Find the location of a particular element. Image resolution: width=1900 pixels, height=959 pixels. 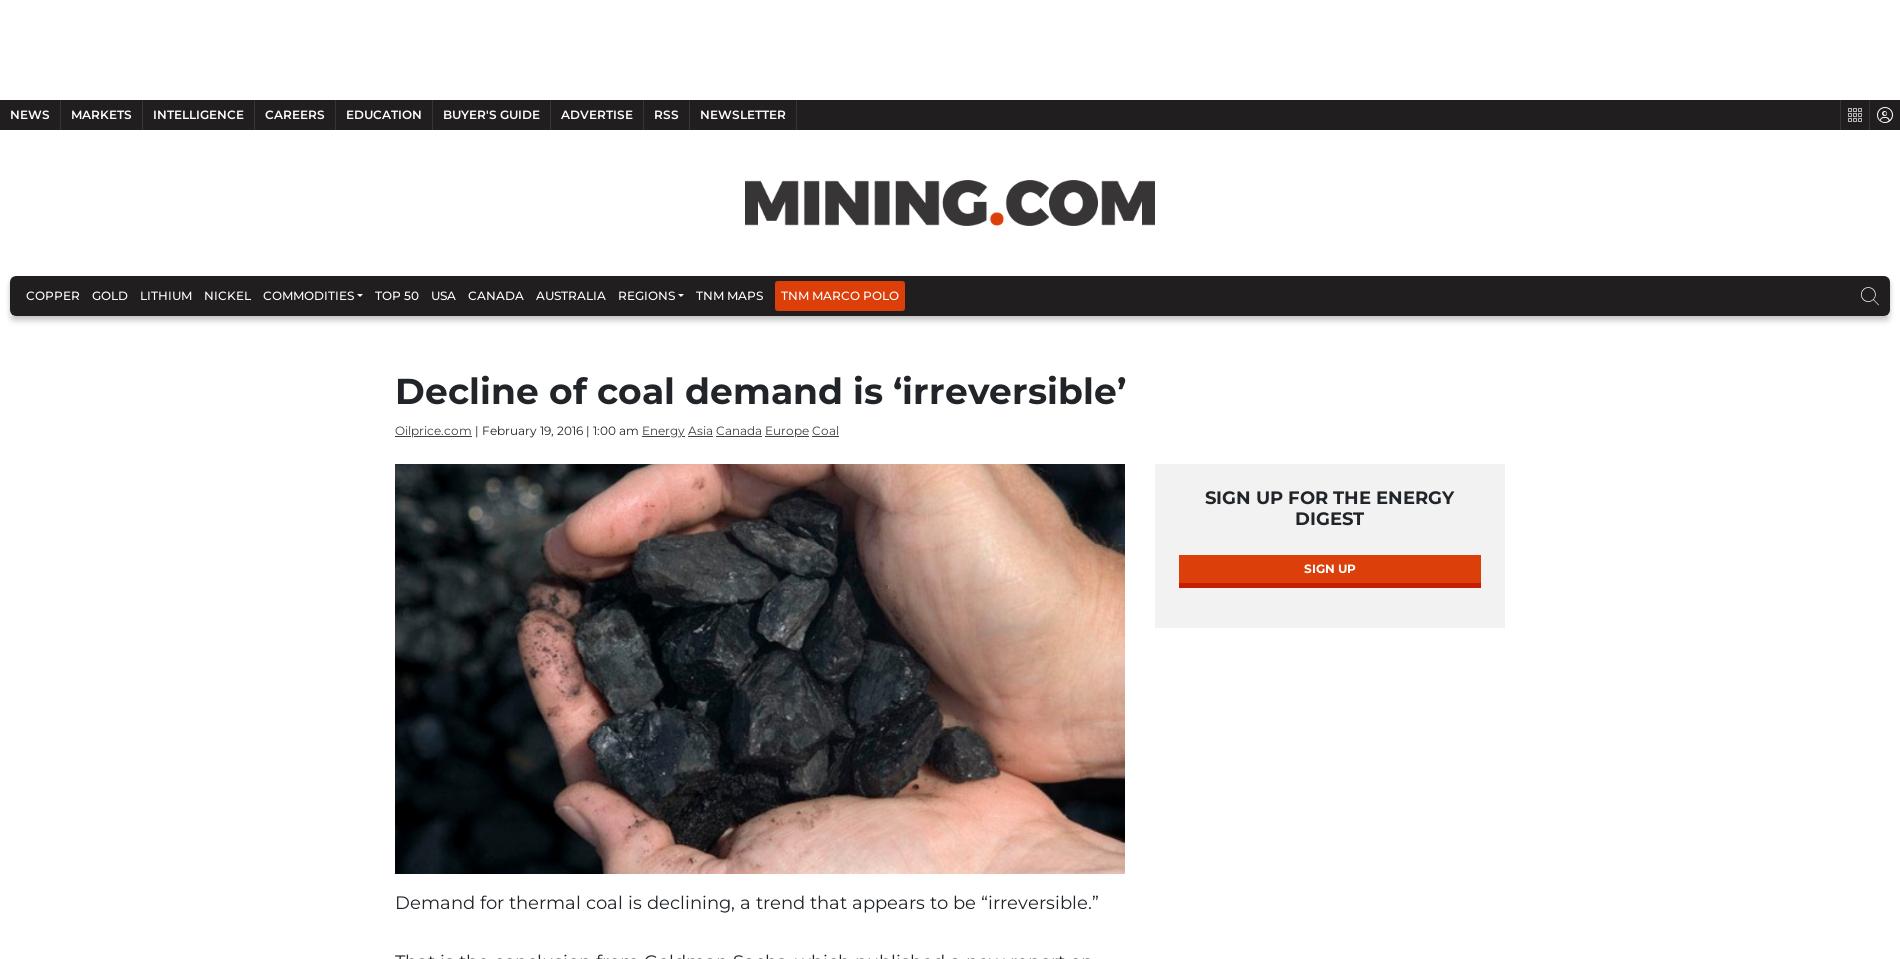

'Decline of coal demand is ‘irreversible’' is located at coordinates (759, 481).